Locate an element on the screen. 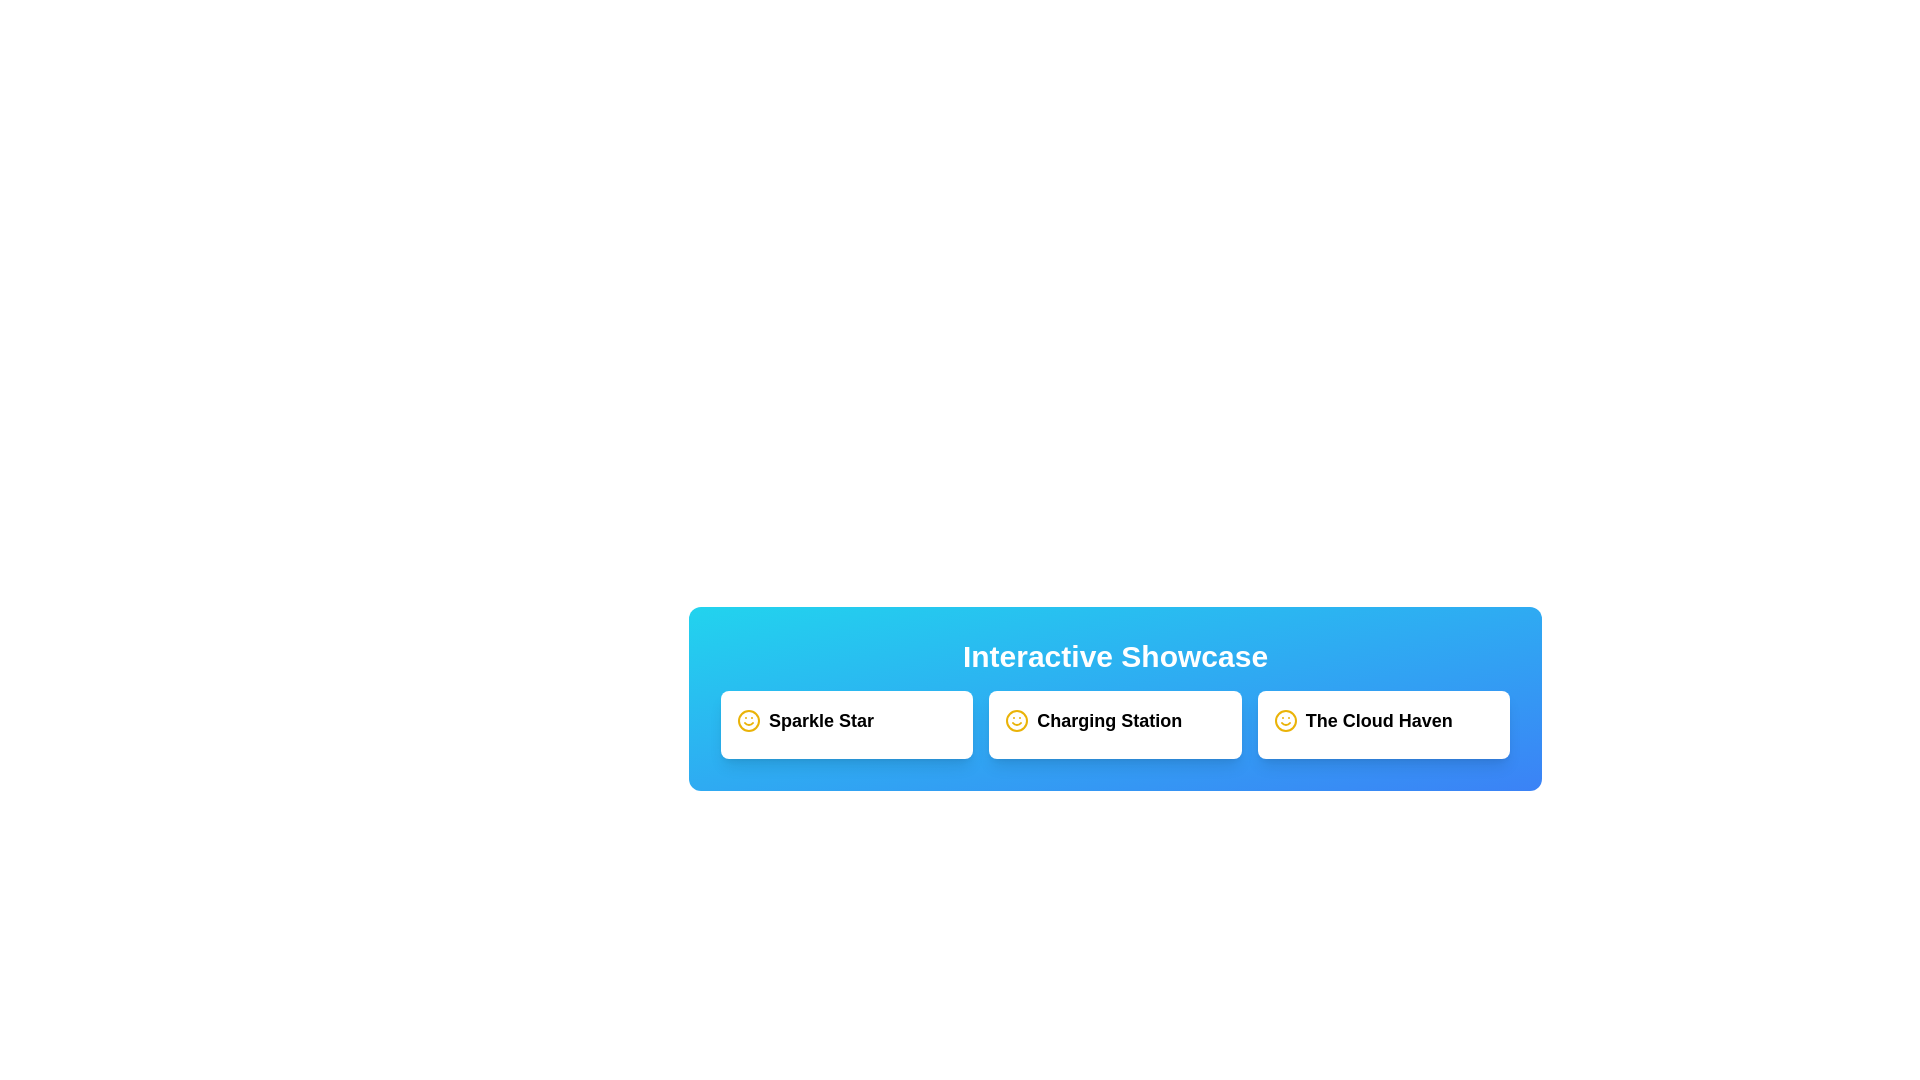 This screenshot has width=1920, height=1080. the 'Charging Station' label and icon element, which is the middle card in a horizontally arranged group of cards labeled 'Sparkle Star', 'Charging Station', and 'The Cloud Haven' is located at coordinates (1114, 721).